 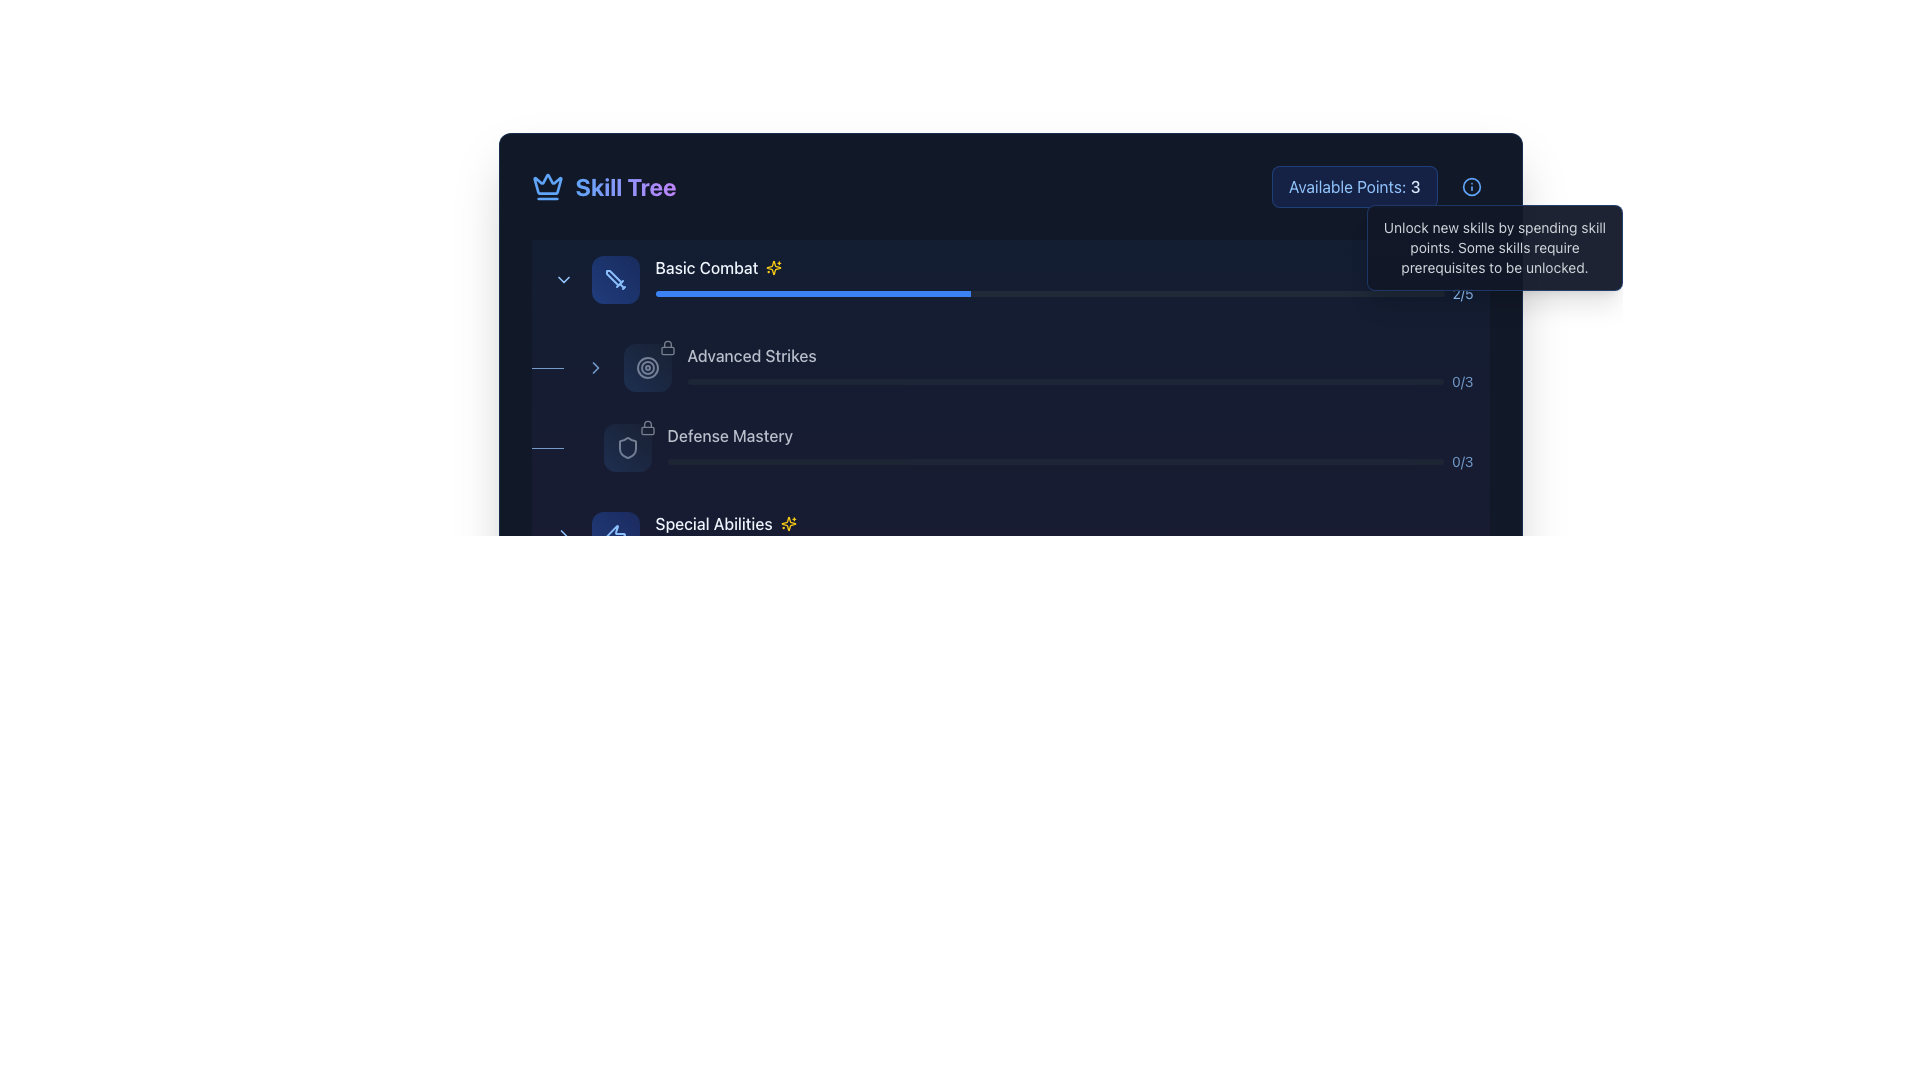 What do you see at coordinates (813, 293) in the screenshot?
I see `the visual representation of the progress bar segment that indicates 40% completion in the 'Skill Tree' for 'Basic Combat'` at bounding box center [813, 293].